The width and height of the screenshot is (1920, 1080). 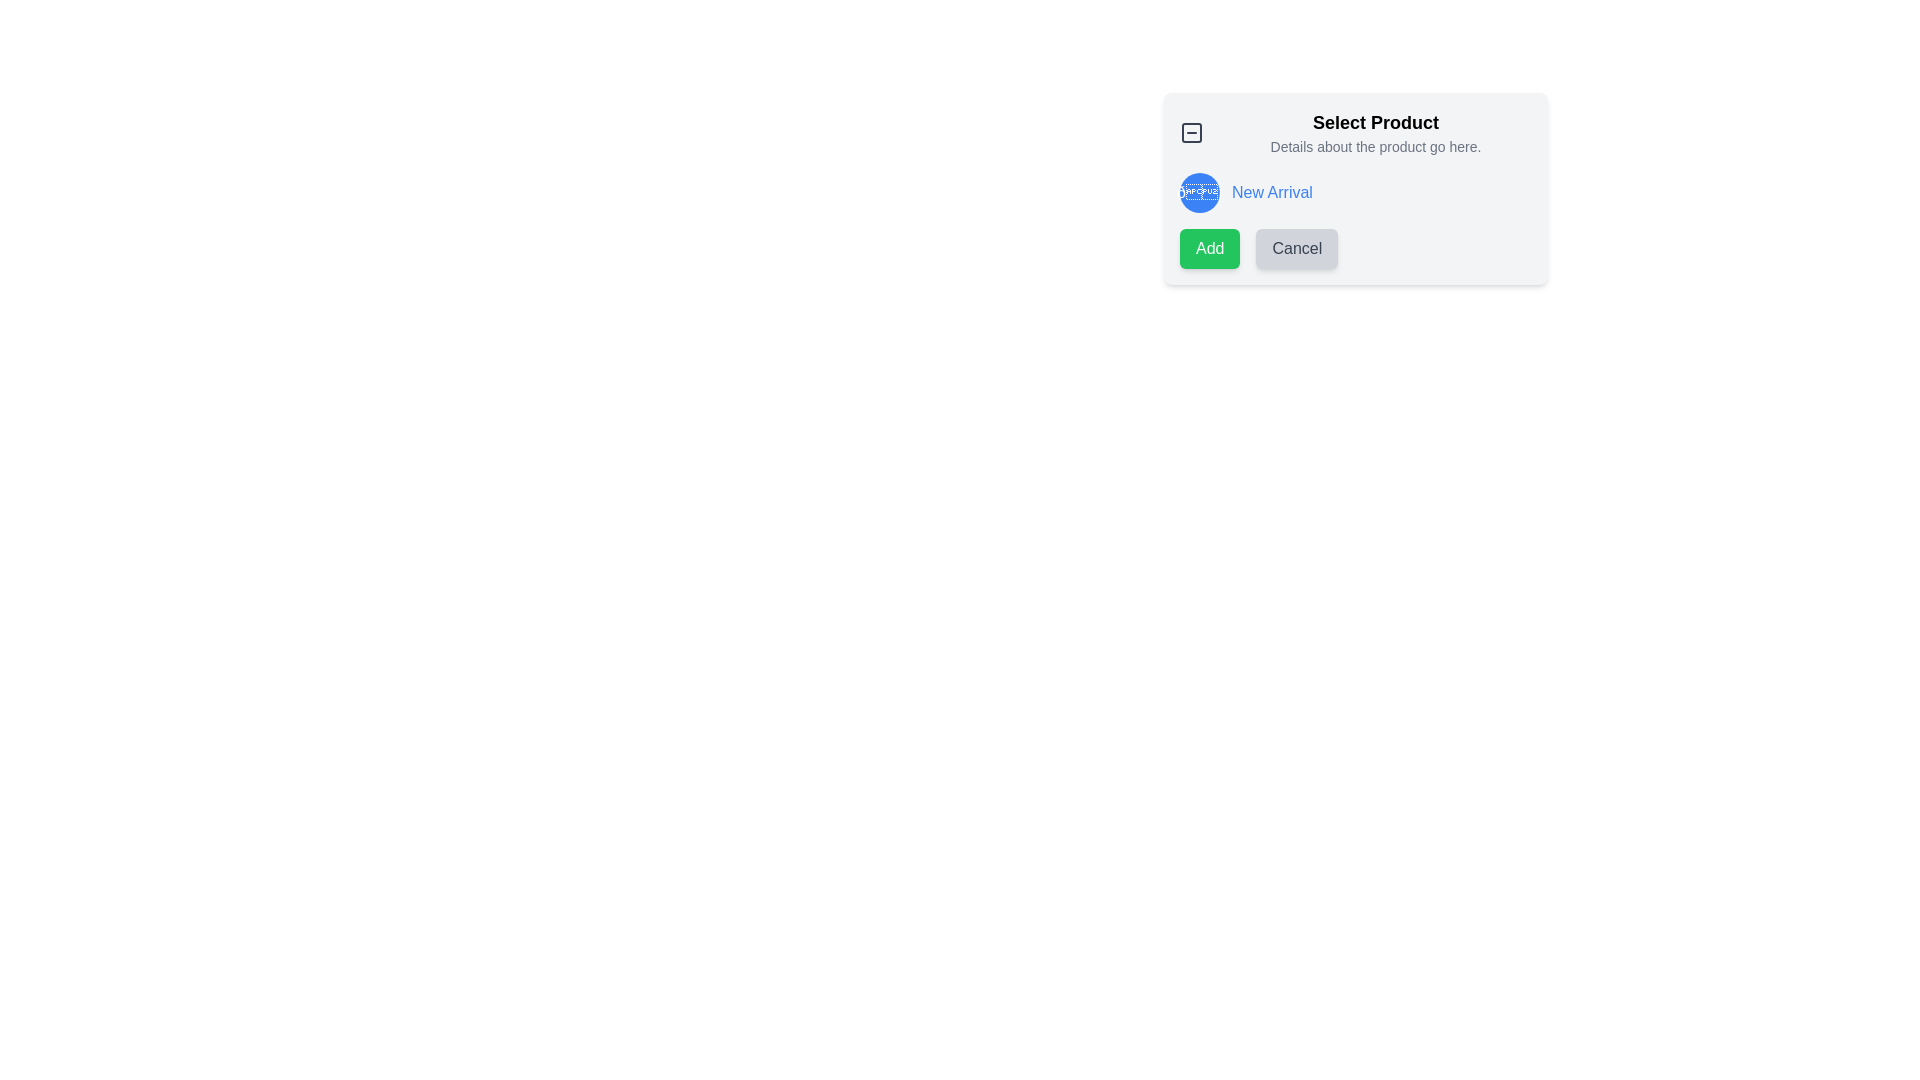 I want to click on the Text Label that reads 'Details about the product go here.' positioned directly below the 'Select Product' header, so click(x=1375, y=145).